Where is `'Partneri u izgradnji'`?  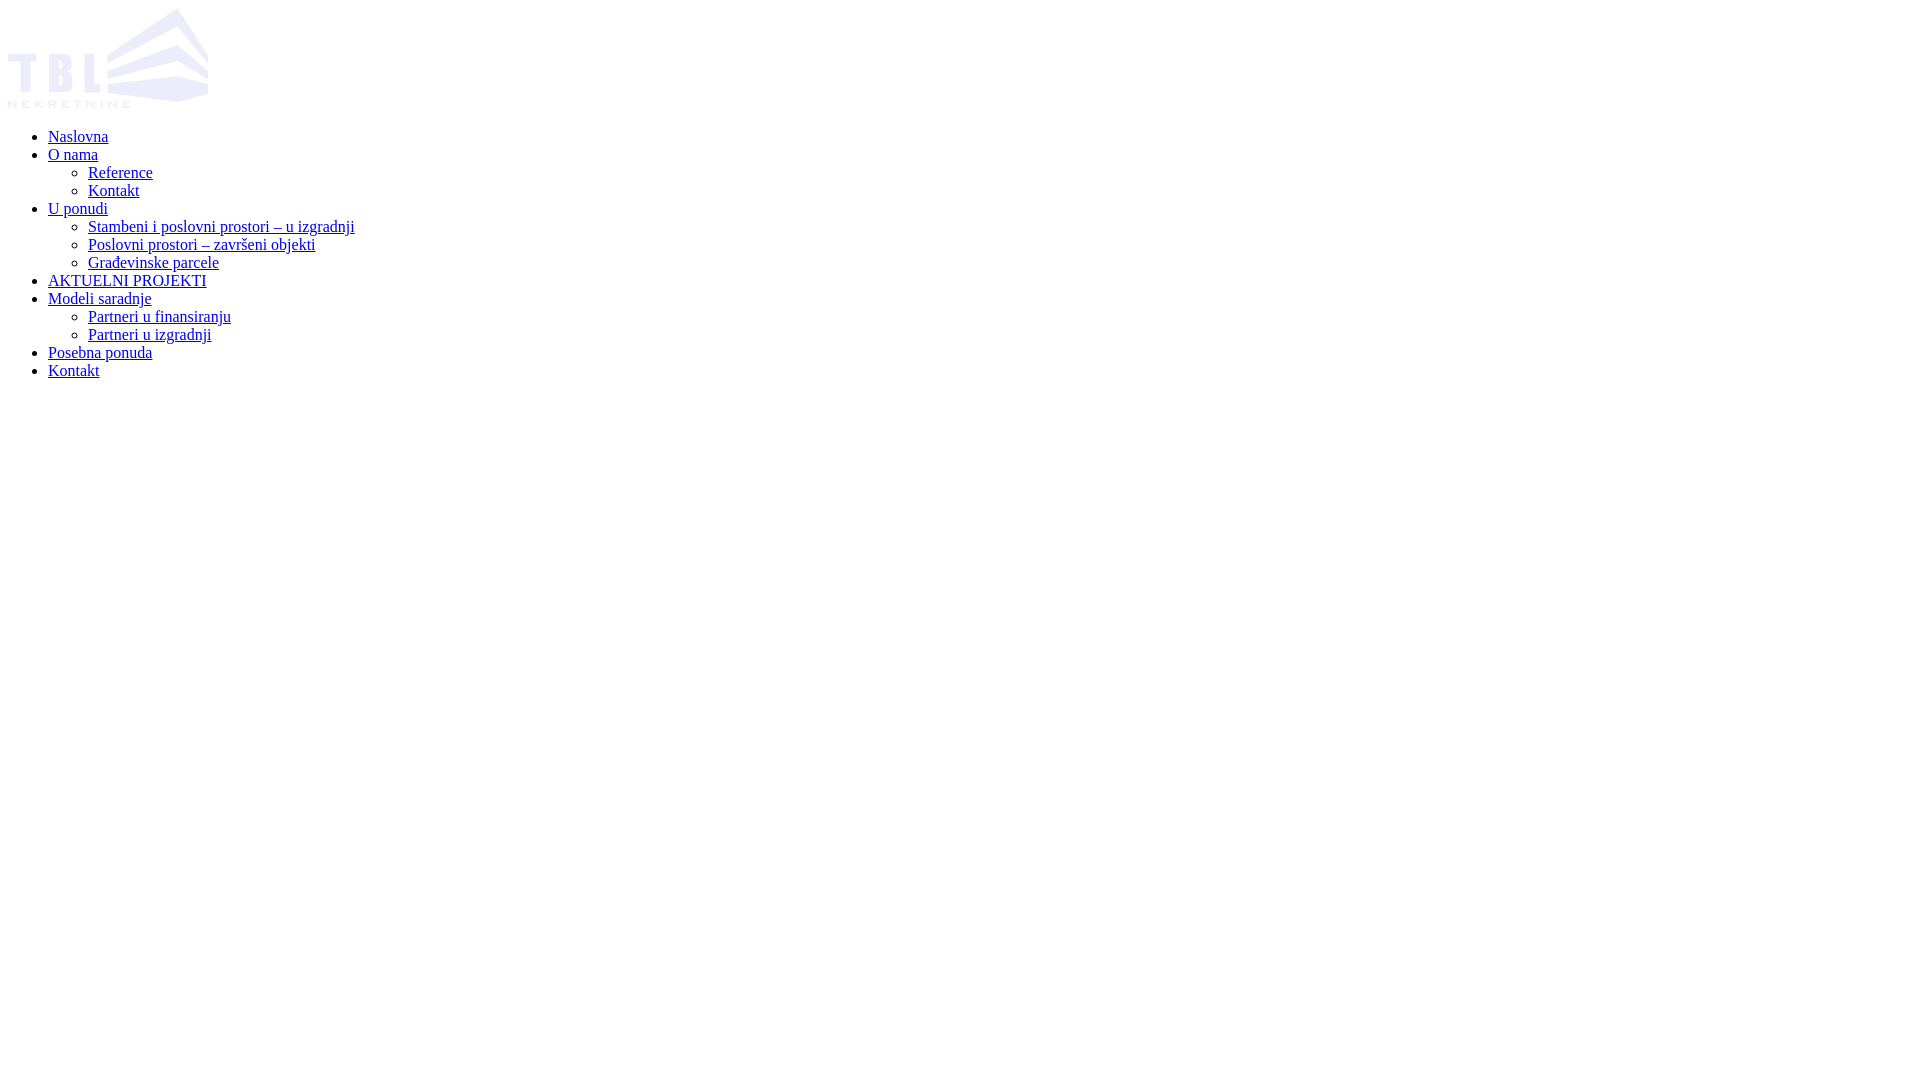
'Partneri u izgradnji' is located at coordinates (86, 333).